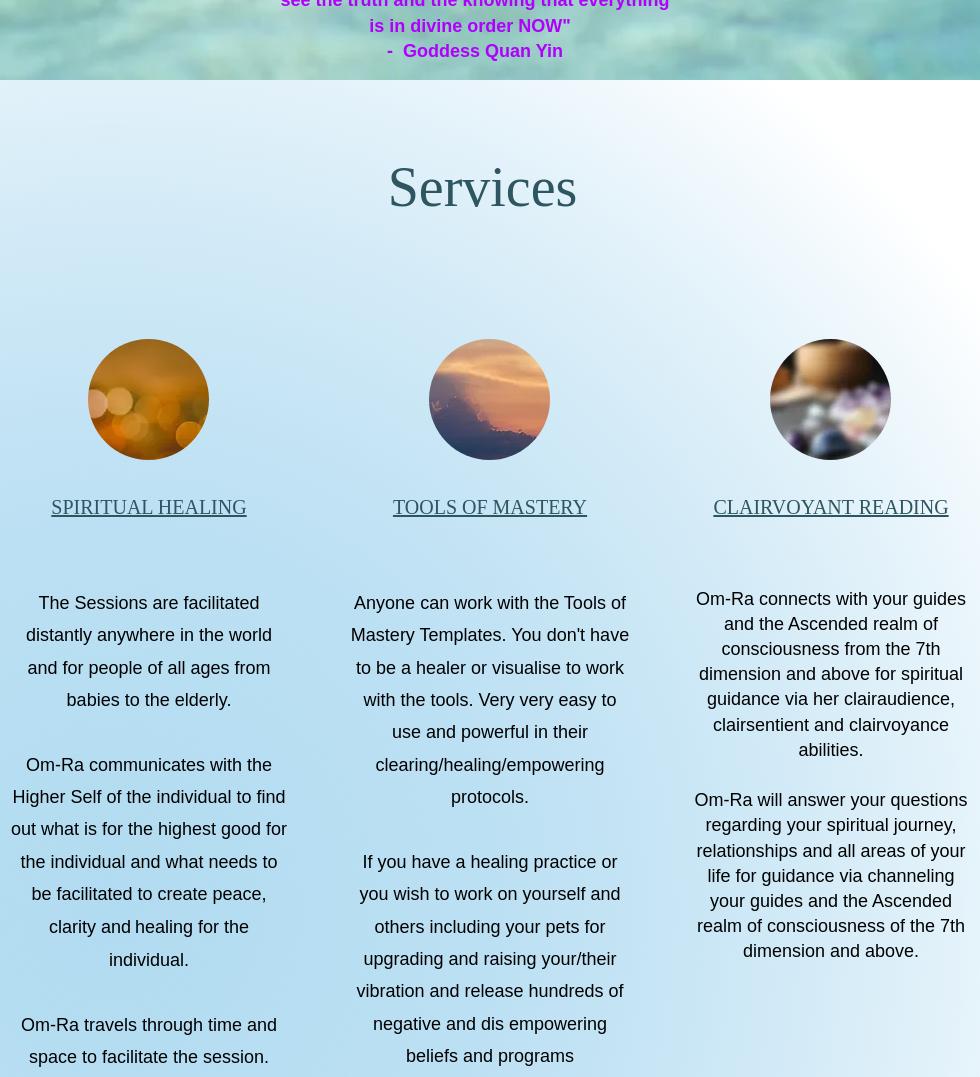 This screenshot has height=1077, width=980. What do you see at coordinates (830, 672) in the screenshot?
I see `'Om-Ra connects with your guides and the Ascended realm of consciousness from the 7th dimension and above for spiritual guidance via her clairaudience, clairsentient and clairvoyance abilities.'` at bounding box center [830, 672].